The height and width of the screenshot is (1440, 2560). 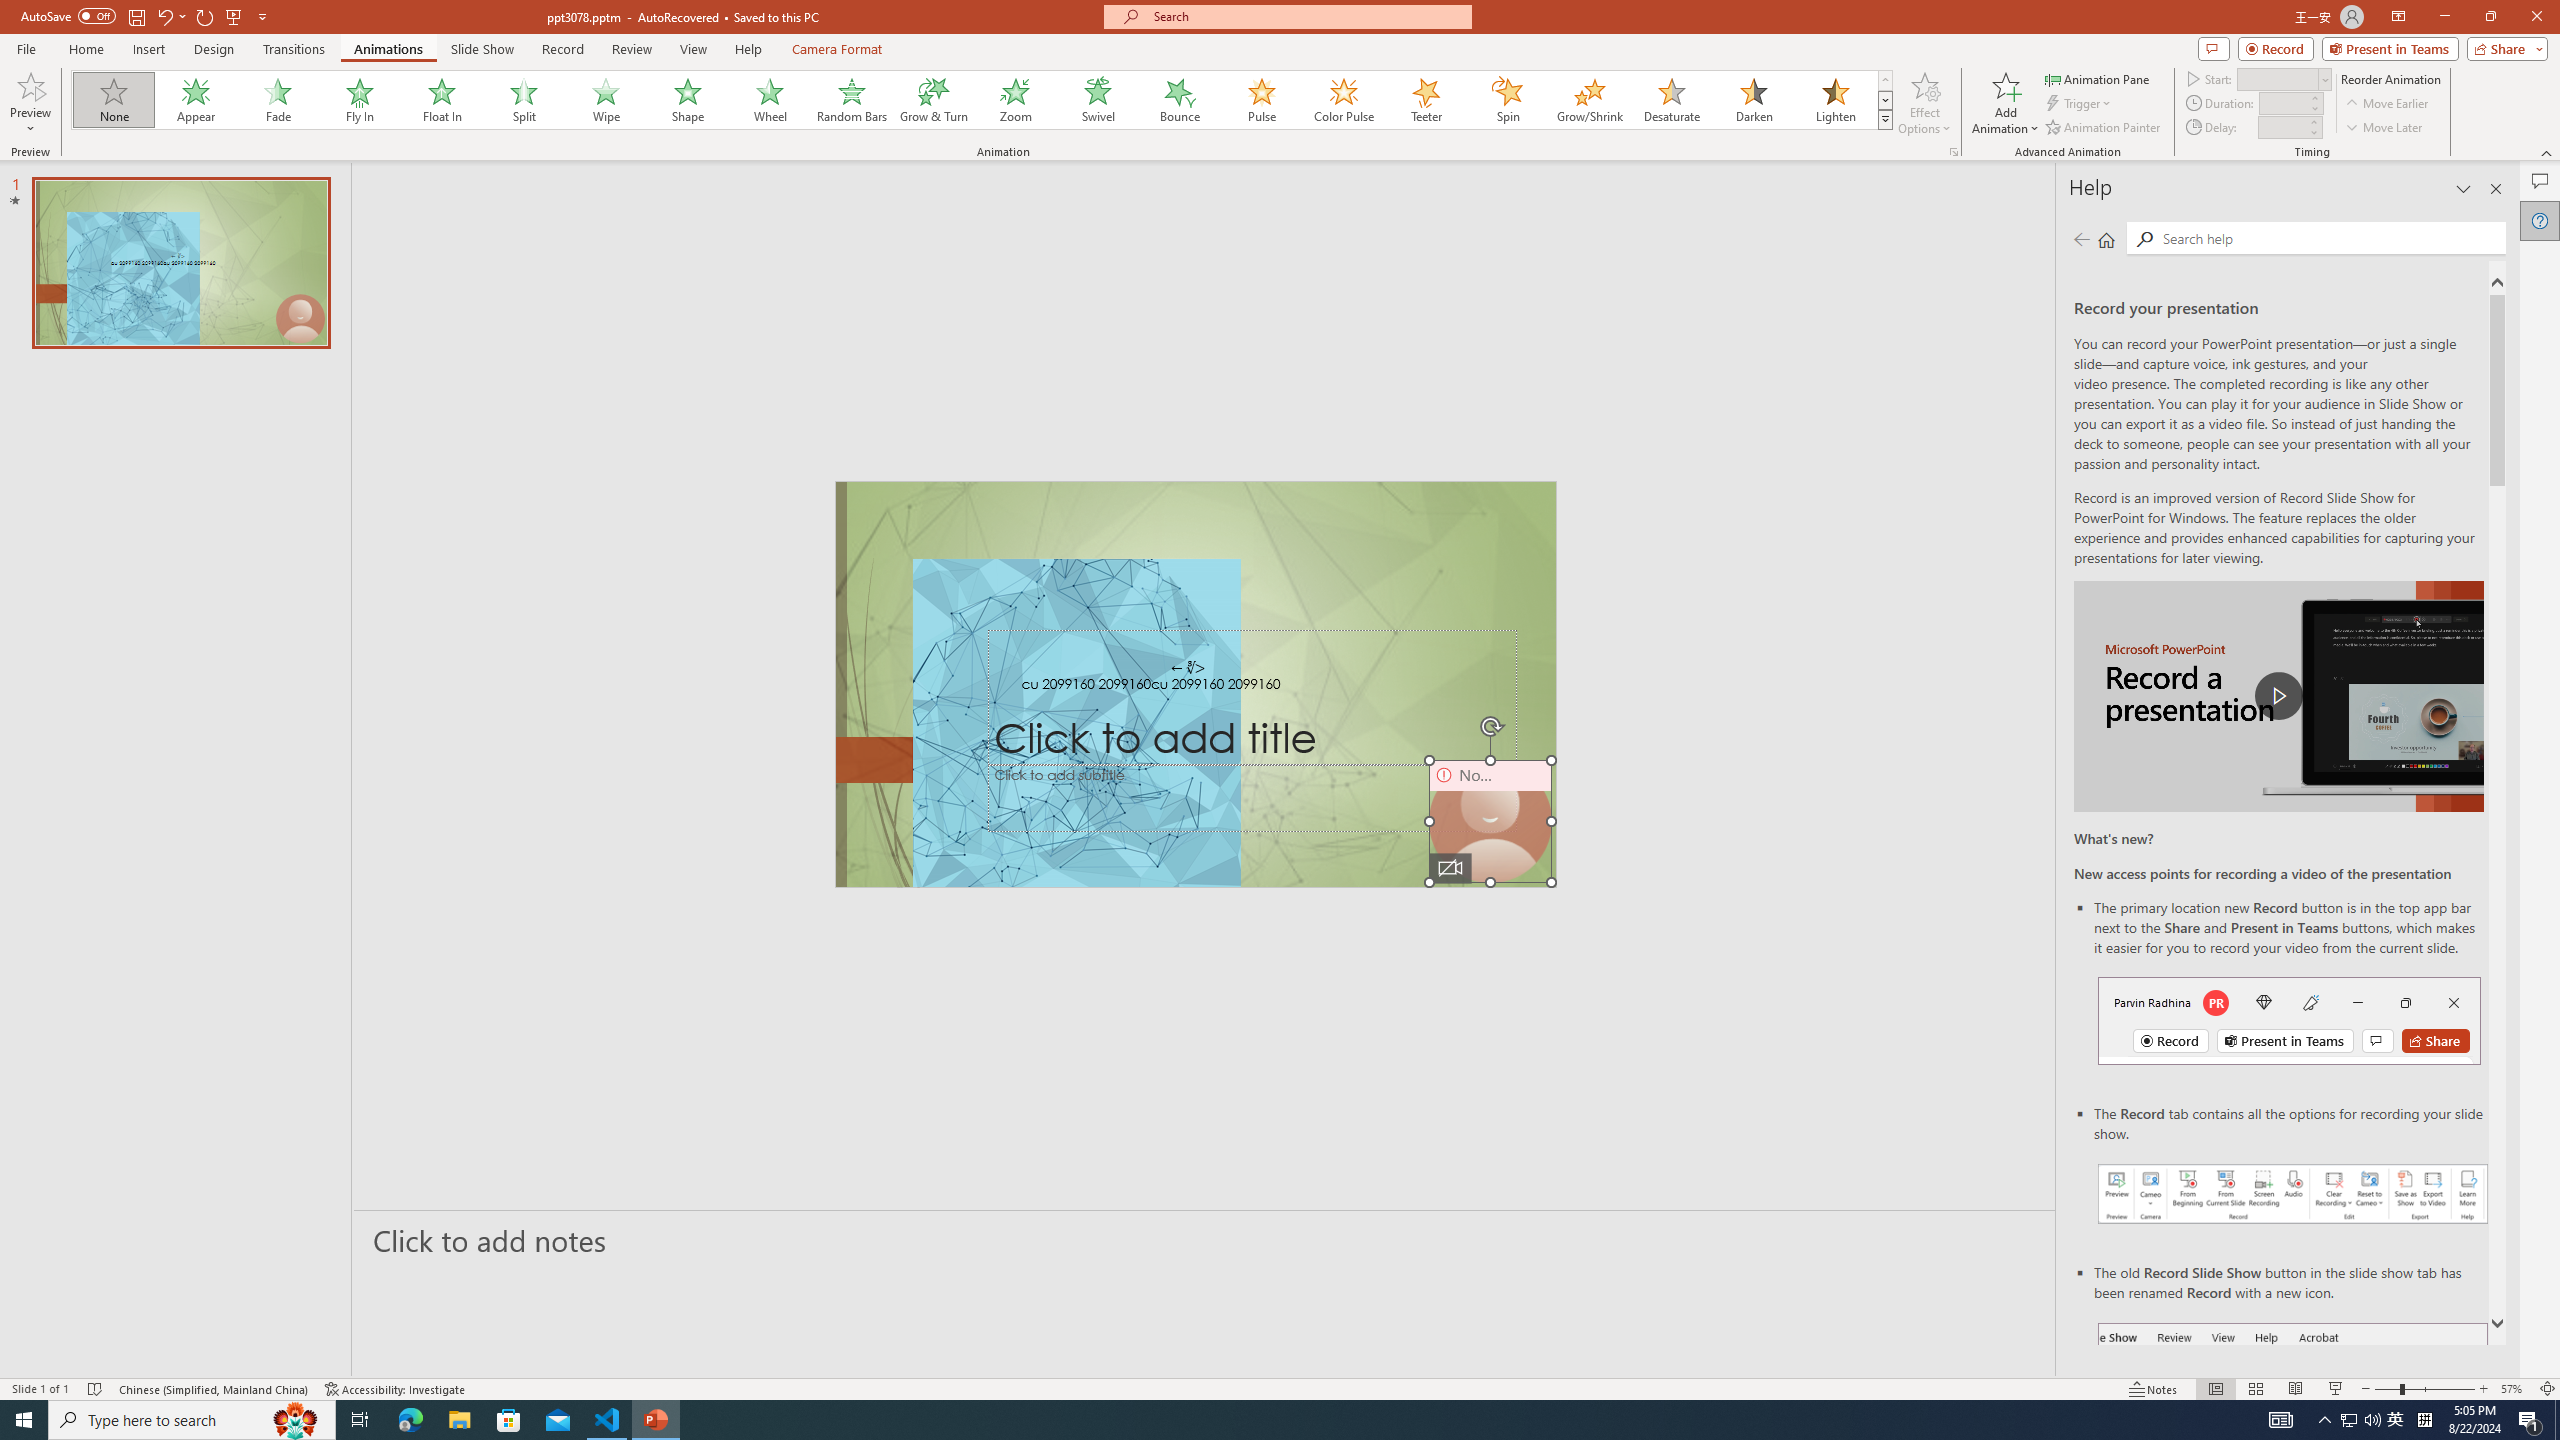 I want to click on 'Random Bars', so click(x=851, y=99).